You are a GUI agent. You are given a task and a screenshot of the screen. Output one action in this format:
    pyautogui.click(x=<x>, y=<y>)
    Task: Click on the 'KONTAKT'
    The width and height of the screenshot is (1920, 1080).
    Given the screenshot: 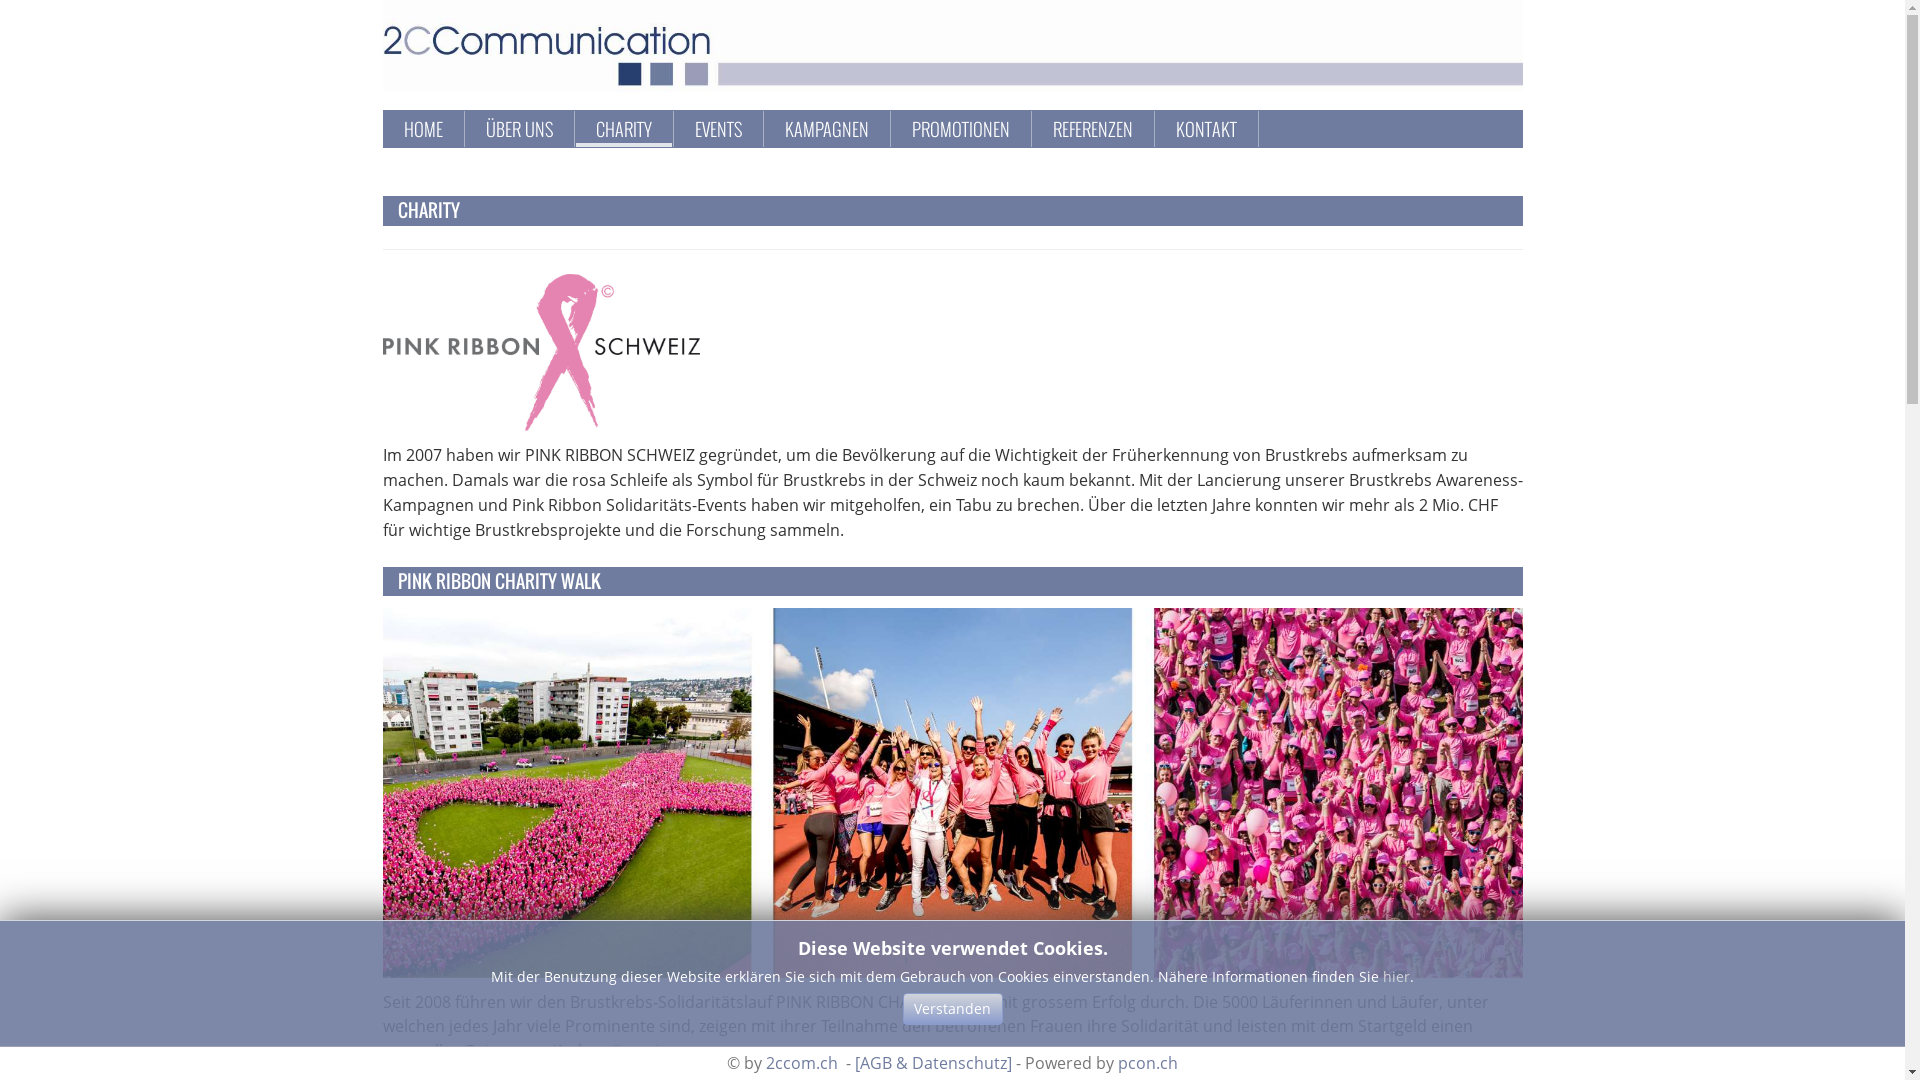 What is the action you would take?
    pyautogui.click(x=1156, y=128)
    